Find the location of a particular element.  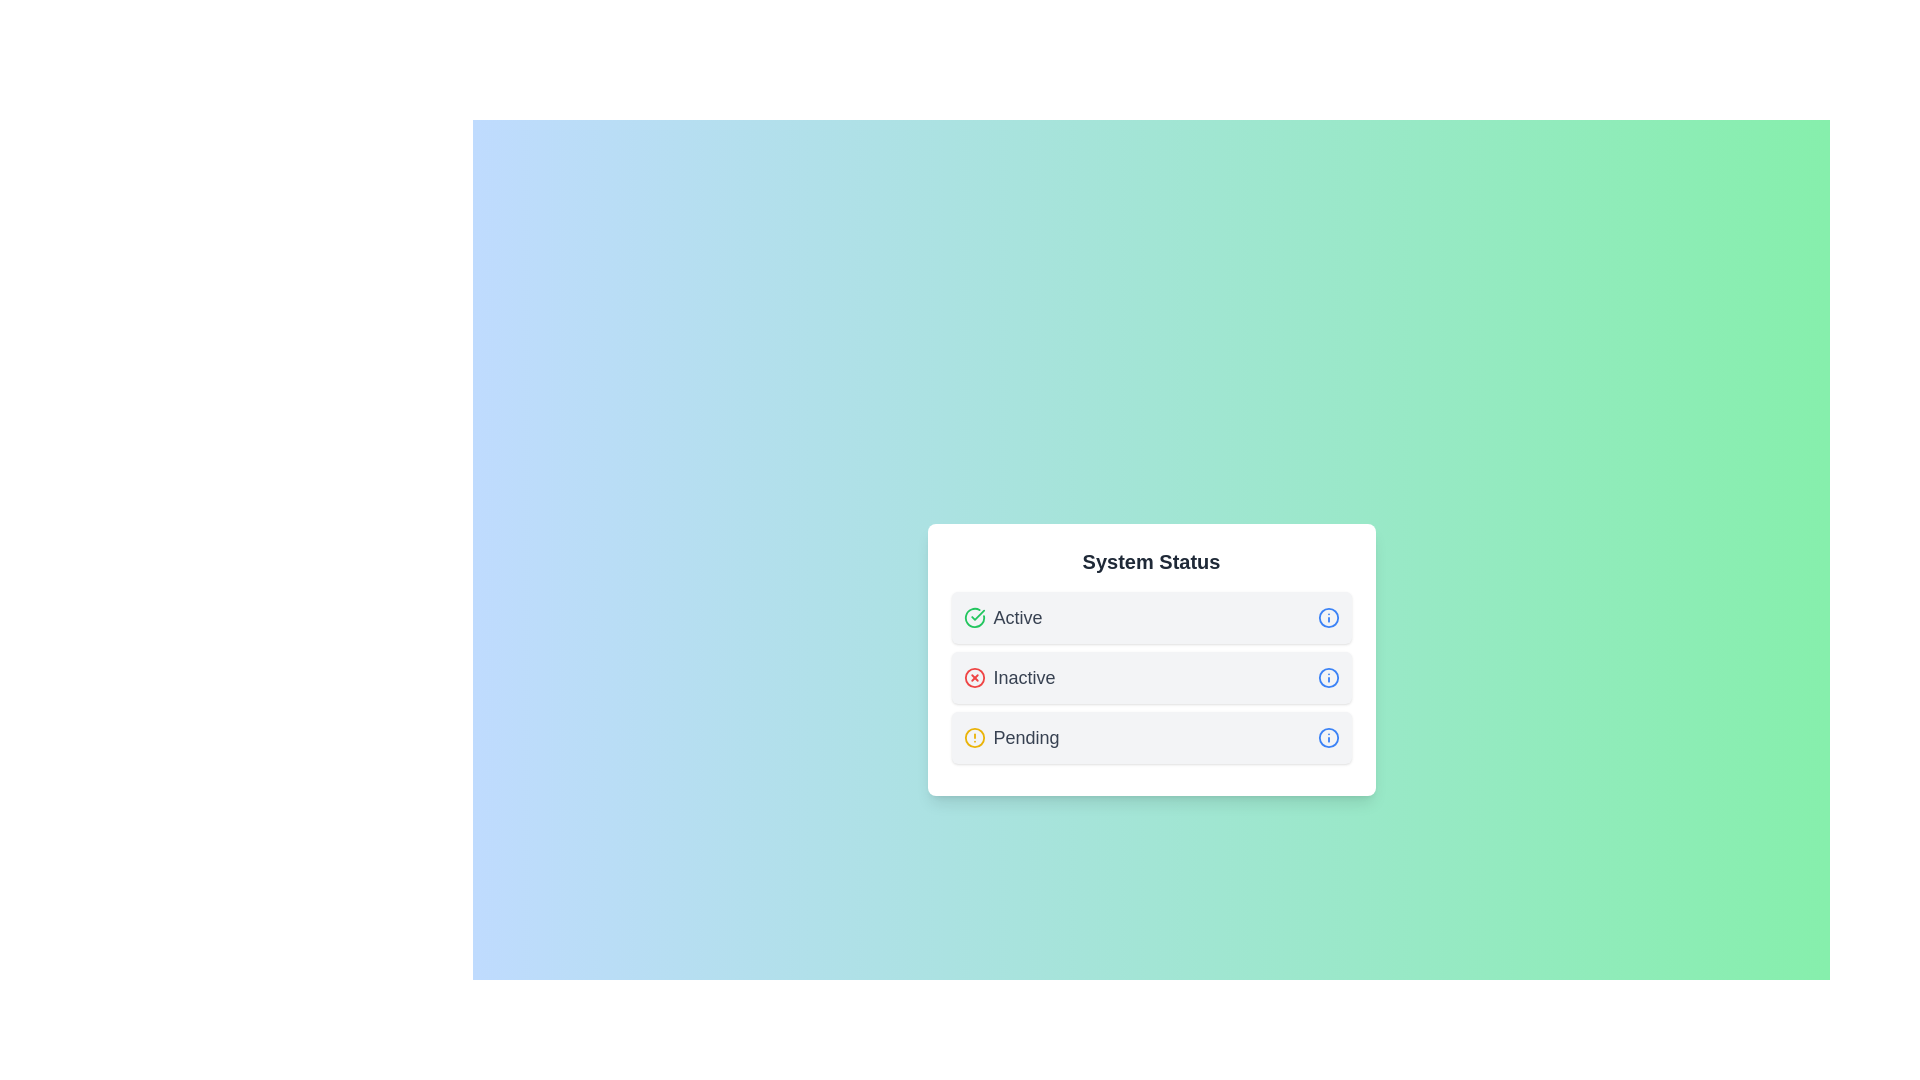

the status display element labeled 'Inactive', which features a red circular icon with an 'X' and a blue circular icon with an 'i' is located at coordinates (1151, 677).